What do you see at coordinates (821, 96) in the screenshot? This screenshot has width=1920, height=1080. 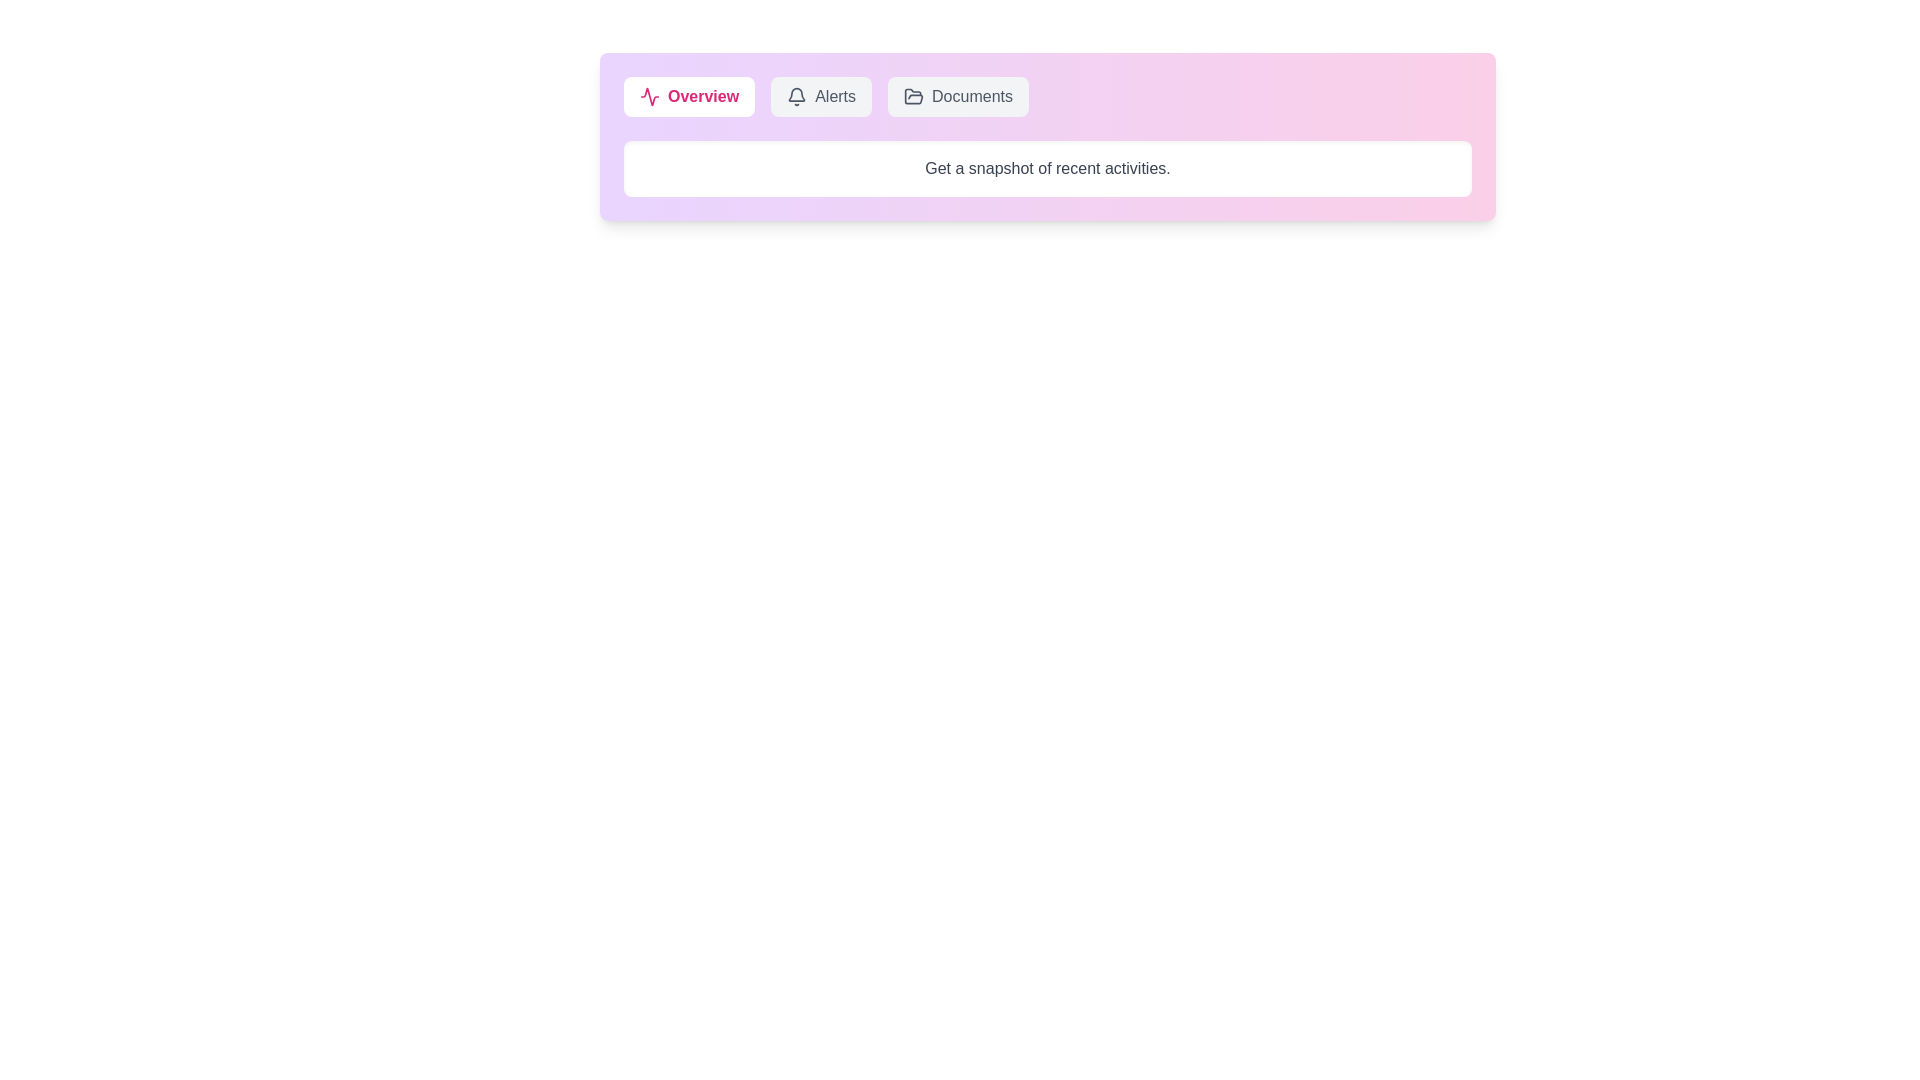 I see `the Alerts tab to view its content` at bounding box center [821, 96].